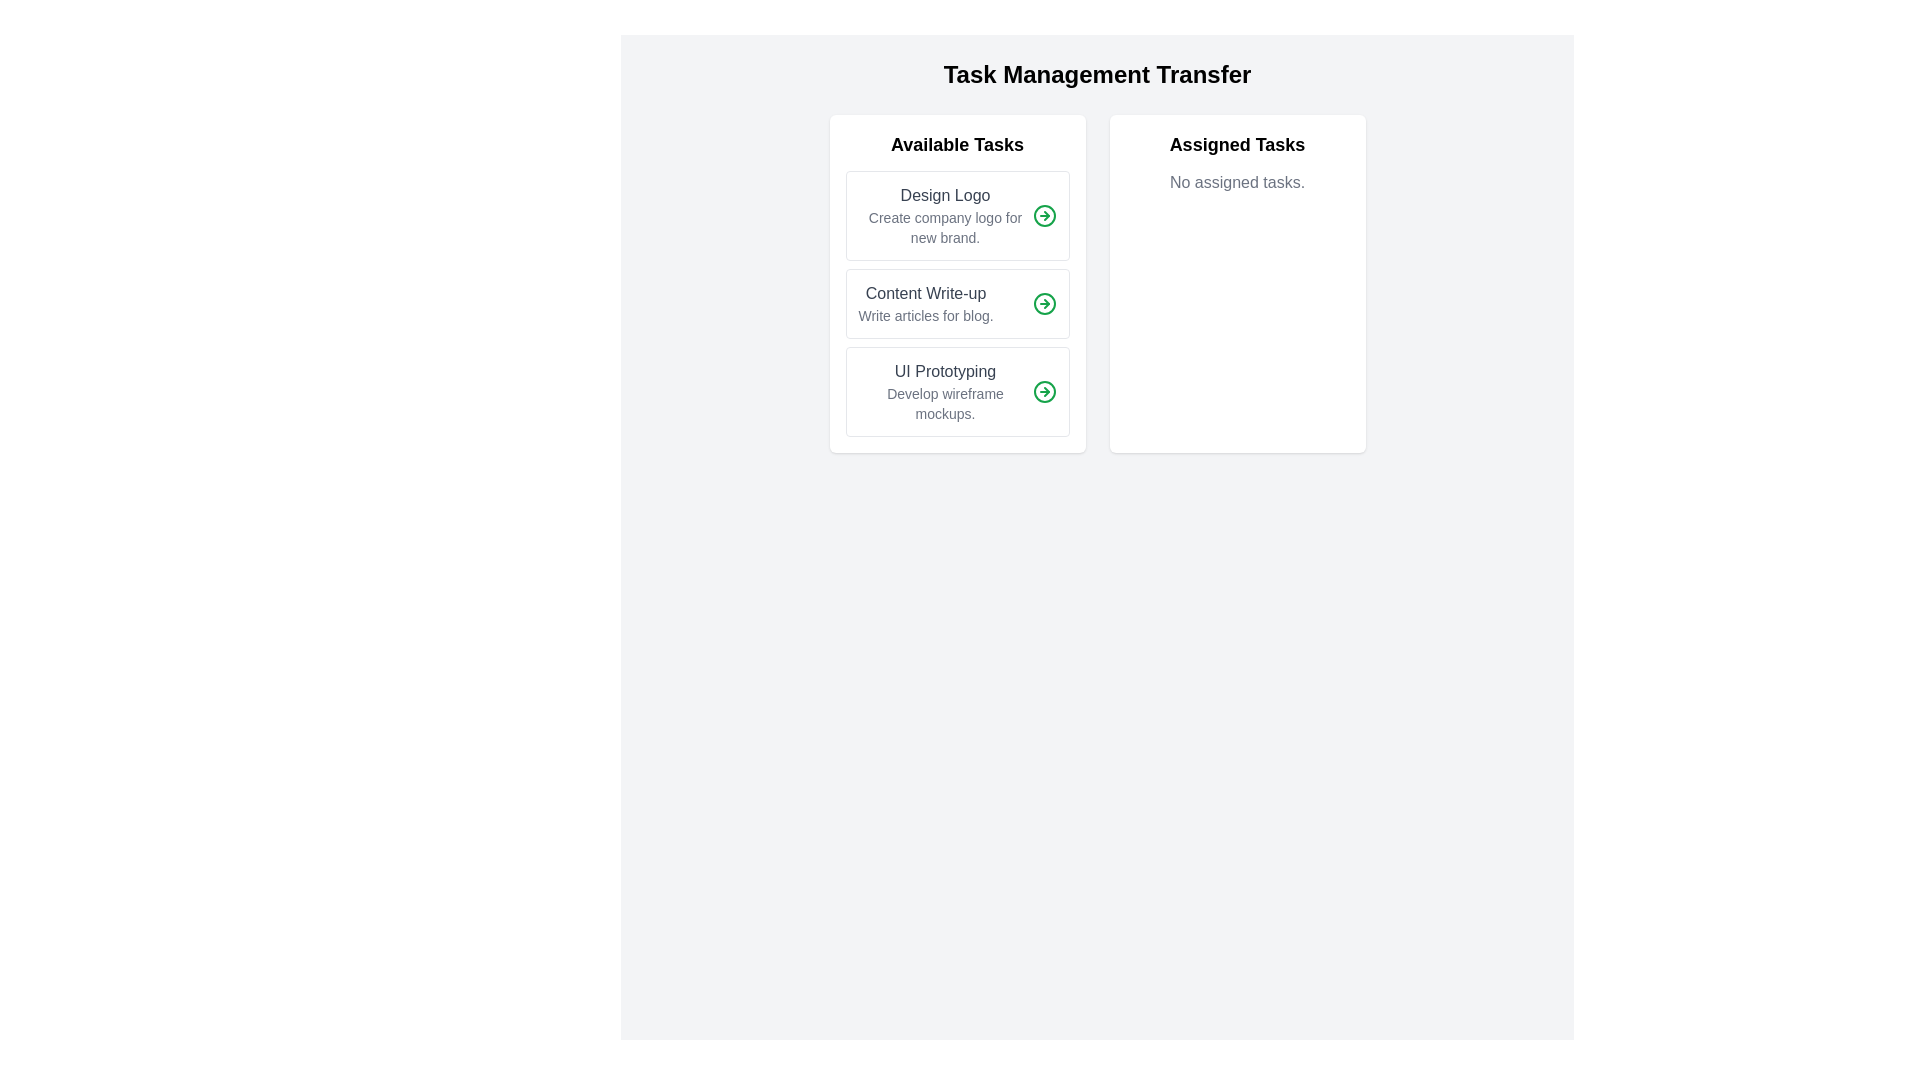 Image resolution: width=1920 pixels, height=1080 pixels. Describe the element at coordinates (956, 144) in the screenshot. I see `the text label header 'Available Tasks'` at that location.